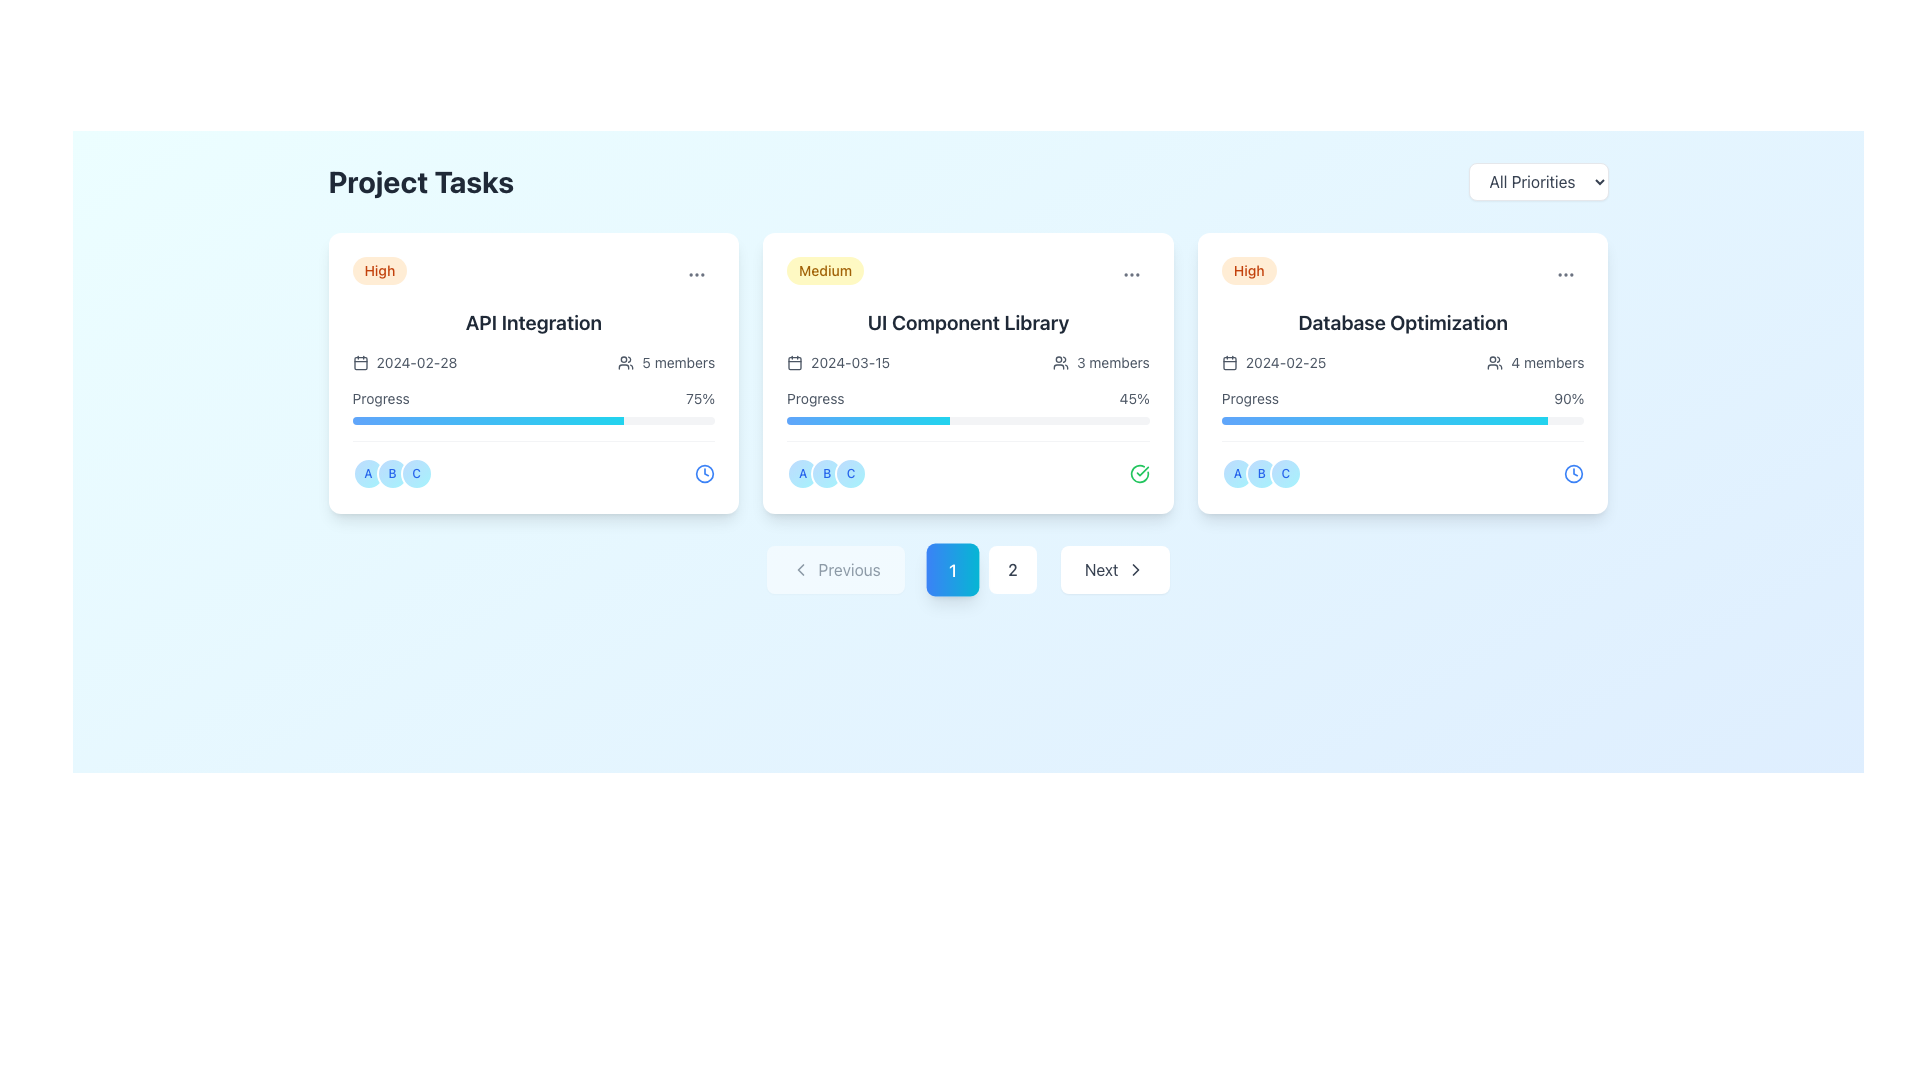 The height and width of the screenshot is (1080, 1920). I want to click on the medium priority label located at the top left corner of the second project task card, so click(825, 270).